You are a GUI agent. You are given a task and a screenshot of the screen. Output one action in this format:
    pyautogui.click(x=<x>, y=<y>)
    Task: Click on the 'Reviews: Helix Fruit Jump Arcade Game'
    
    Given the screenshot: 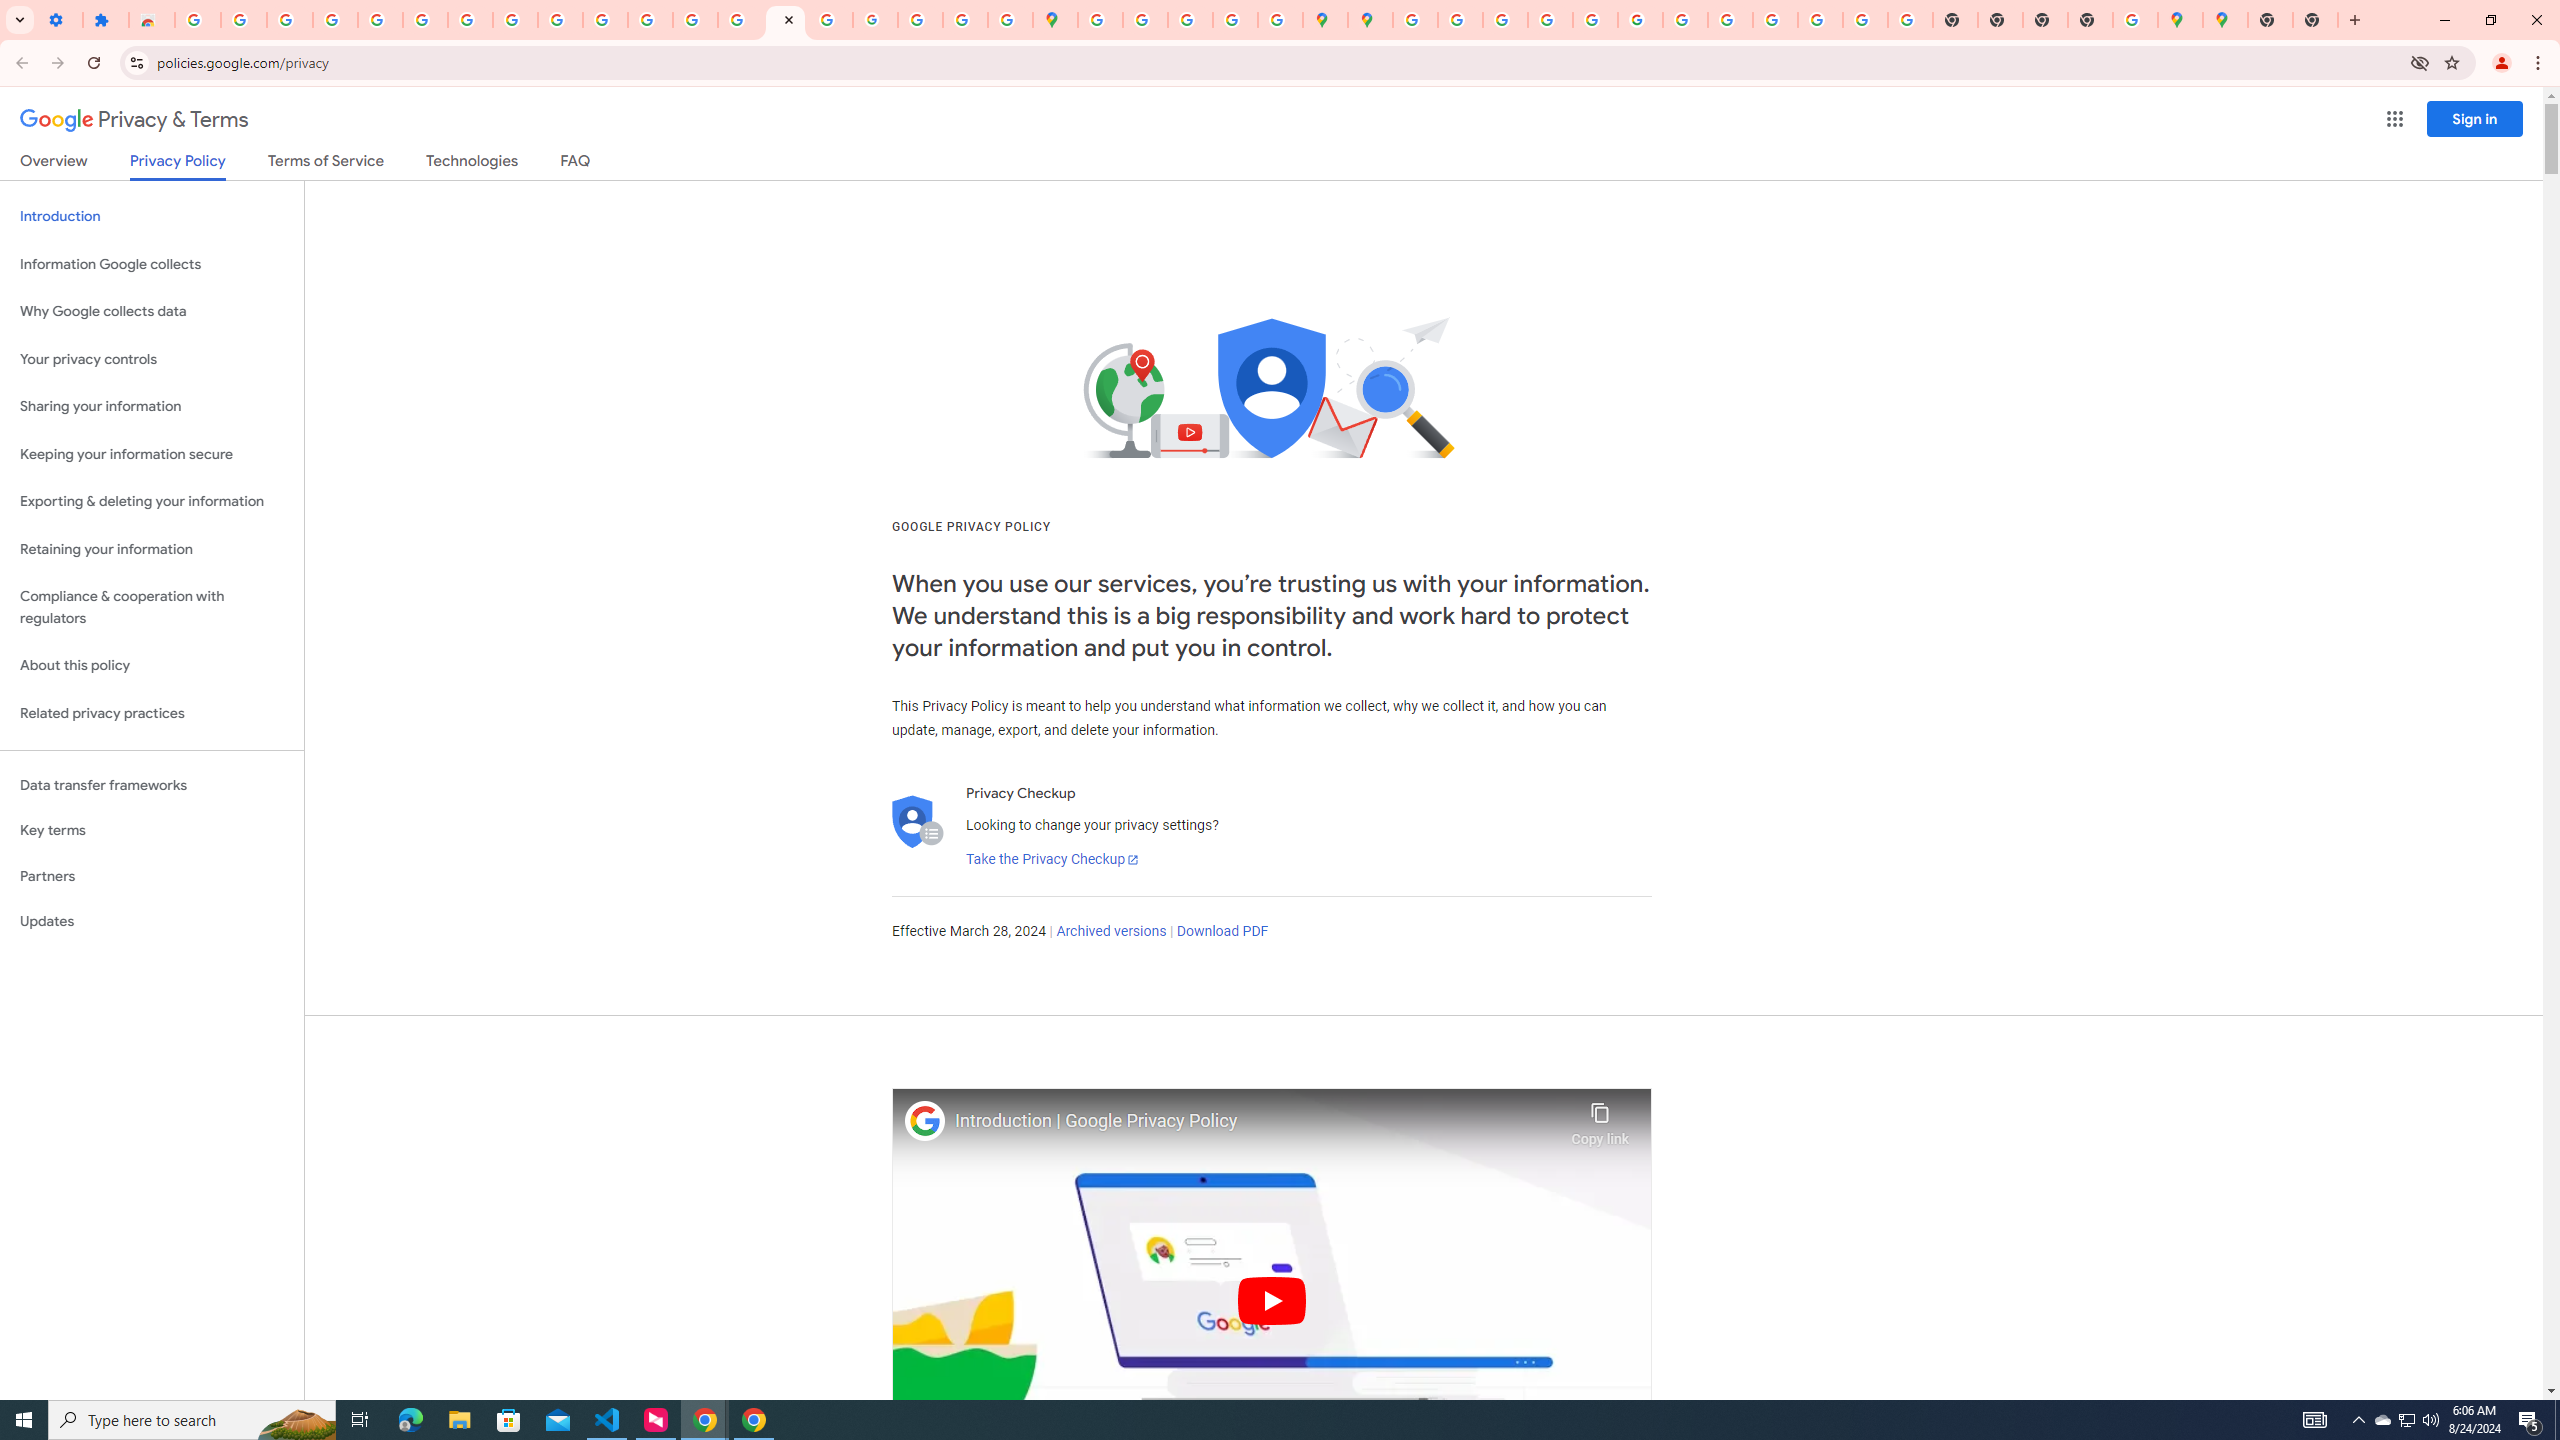 What is the action you would take?
    pyautogui.click(x=151, y=19)
    